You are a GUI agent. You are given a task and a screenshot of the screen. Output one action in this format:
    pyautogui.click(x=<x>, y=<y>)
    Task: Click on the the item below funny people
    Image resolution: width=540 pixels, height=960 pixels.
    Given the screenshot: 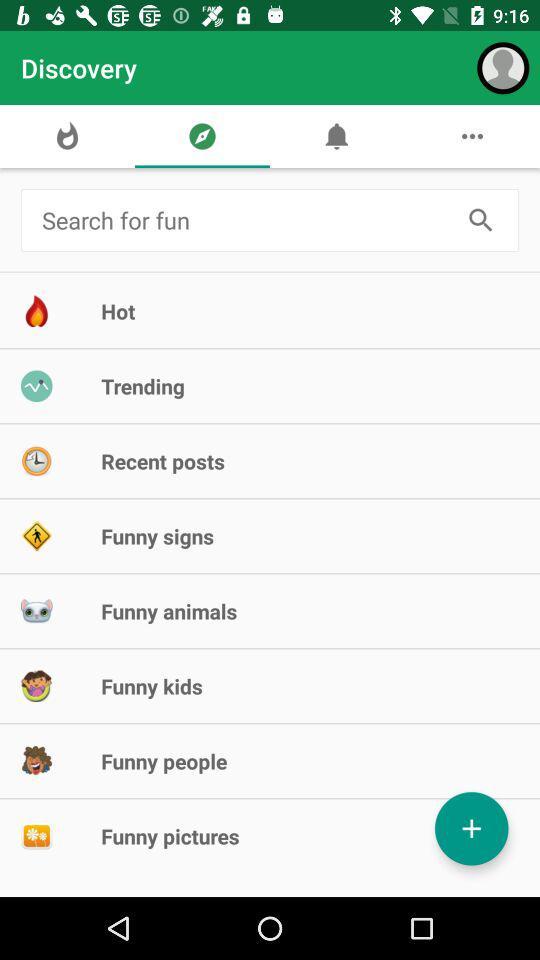 What is the action you would take?
    pyautogui.click(x=471, y=828)
    